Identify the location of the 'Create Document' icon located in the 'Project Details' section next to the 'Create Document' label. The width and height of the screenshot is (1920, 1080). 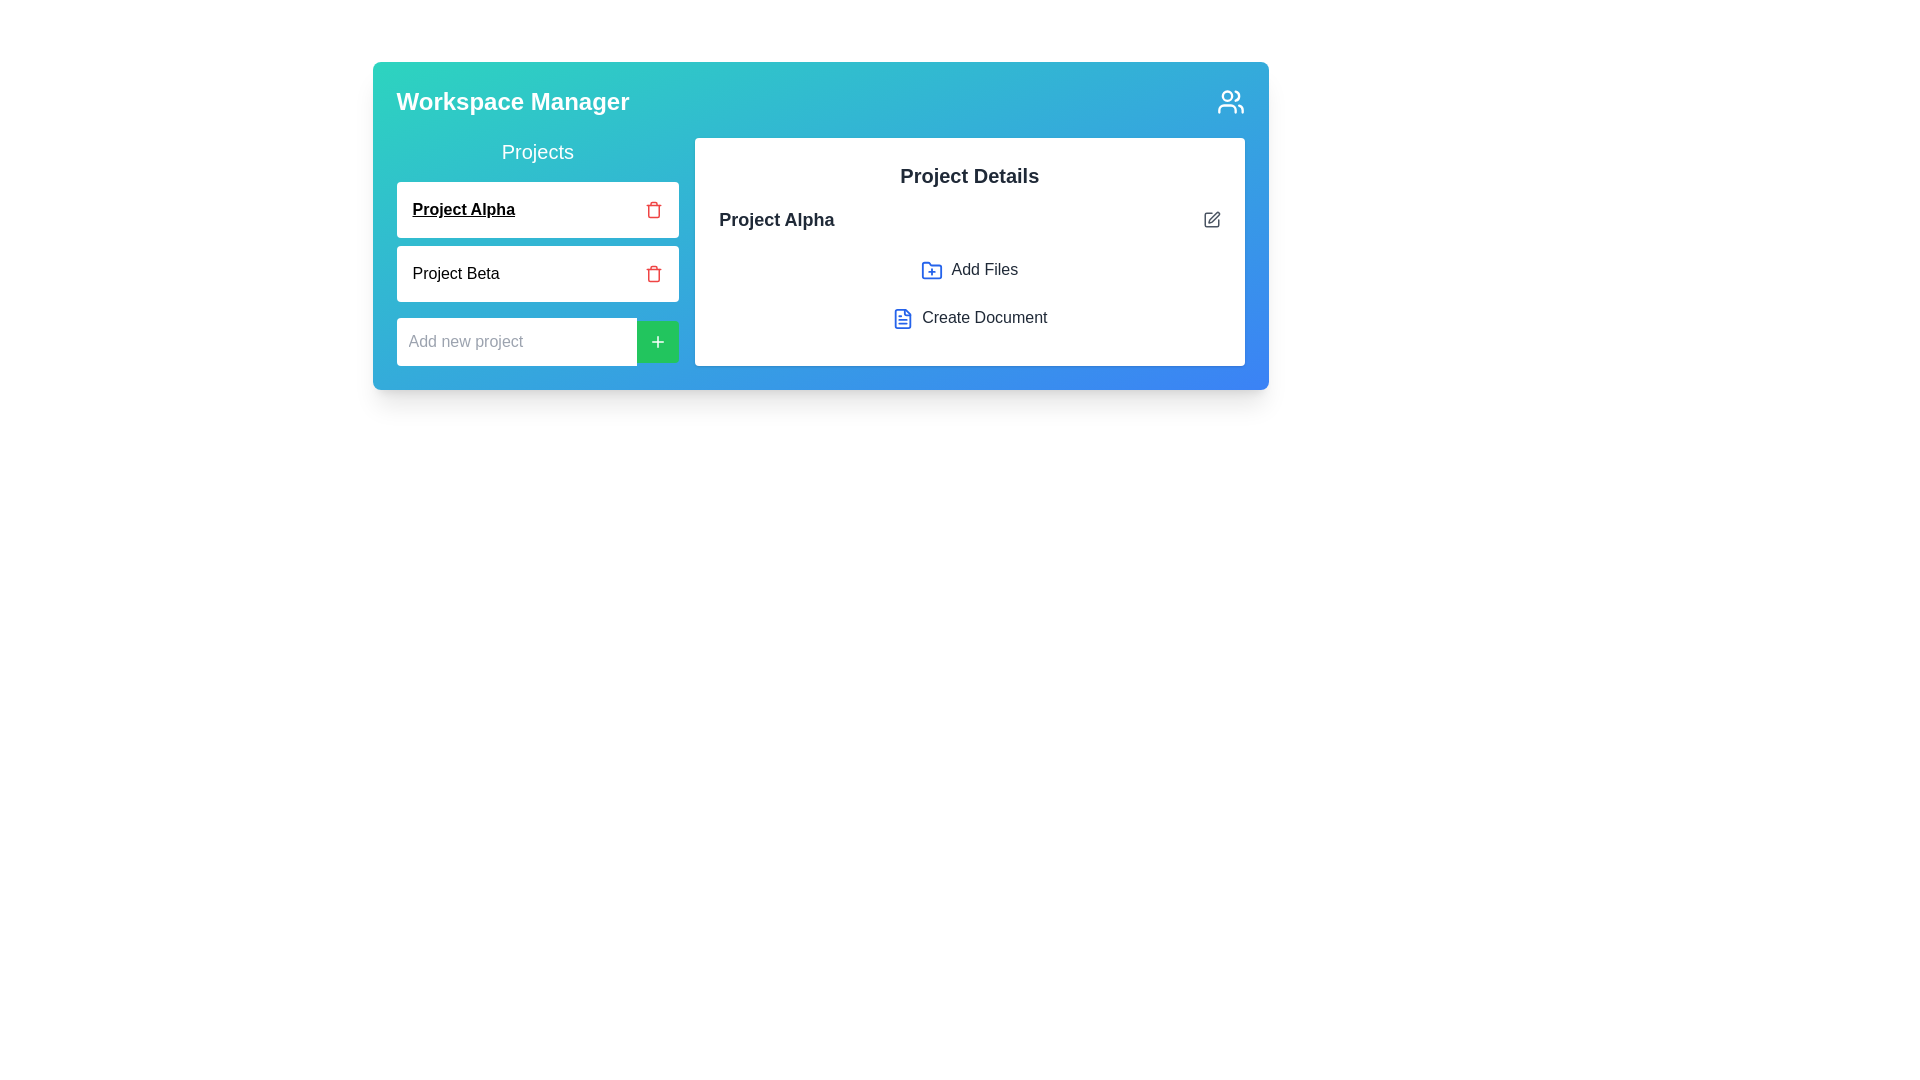
(902, 317).